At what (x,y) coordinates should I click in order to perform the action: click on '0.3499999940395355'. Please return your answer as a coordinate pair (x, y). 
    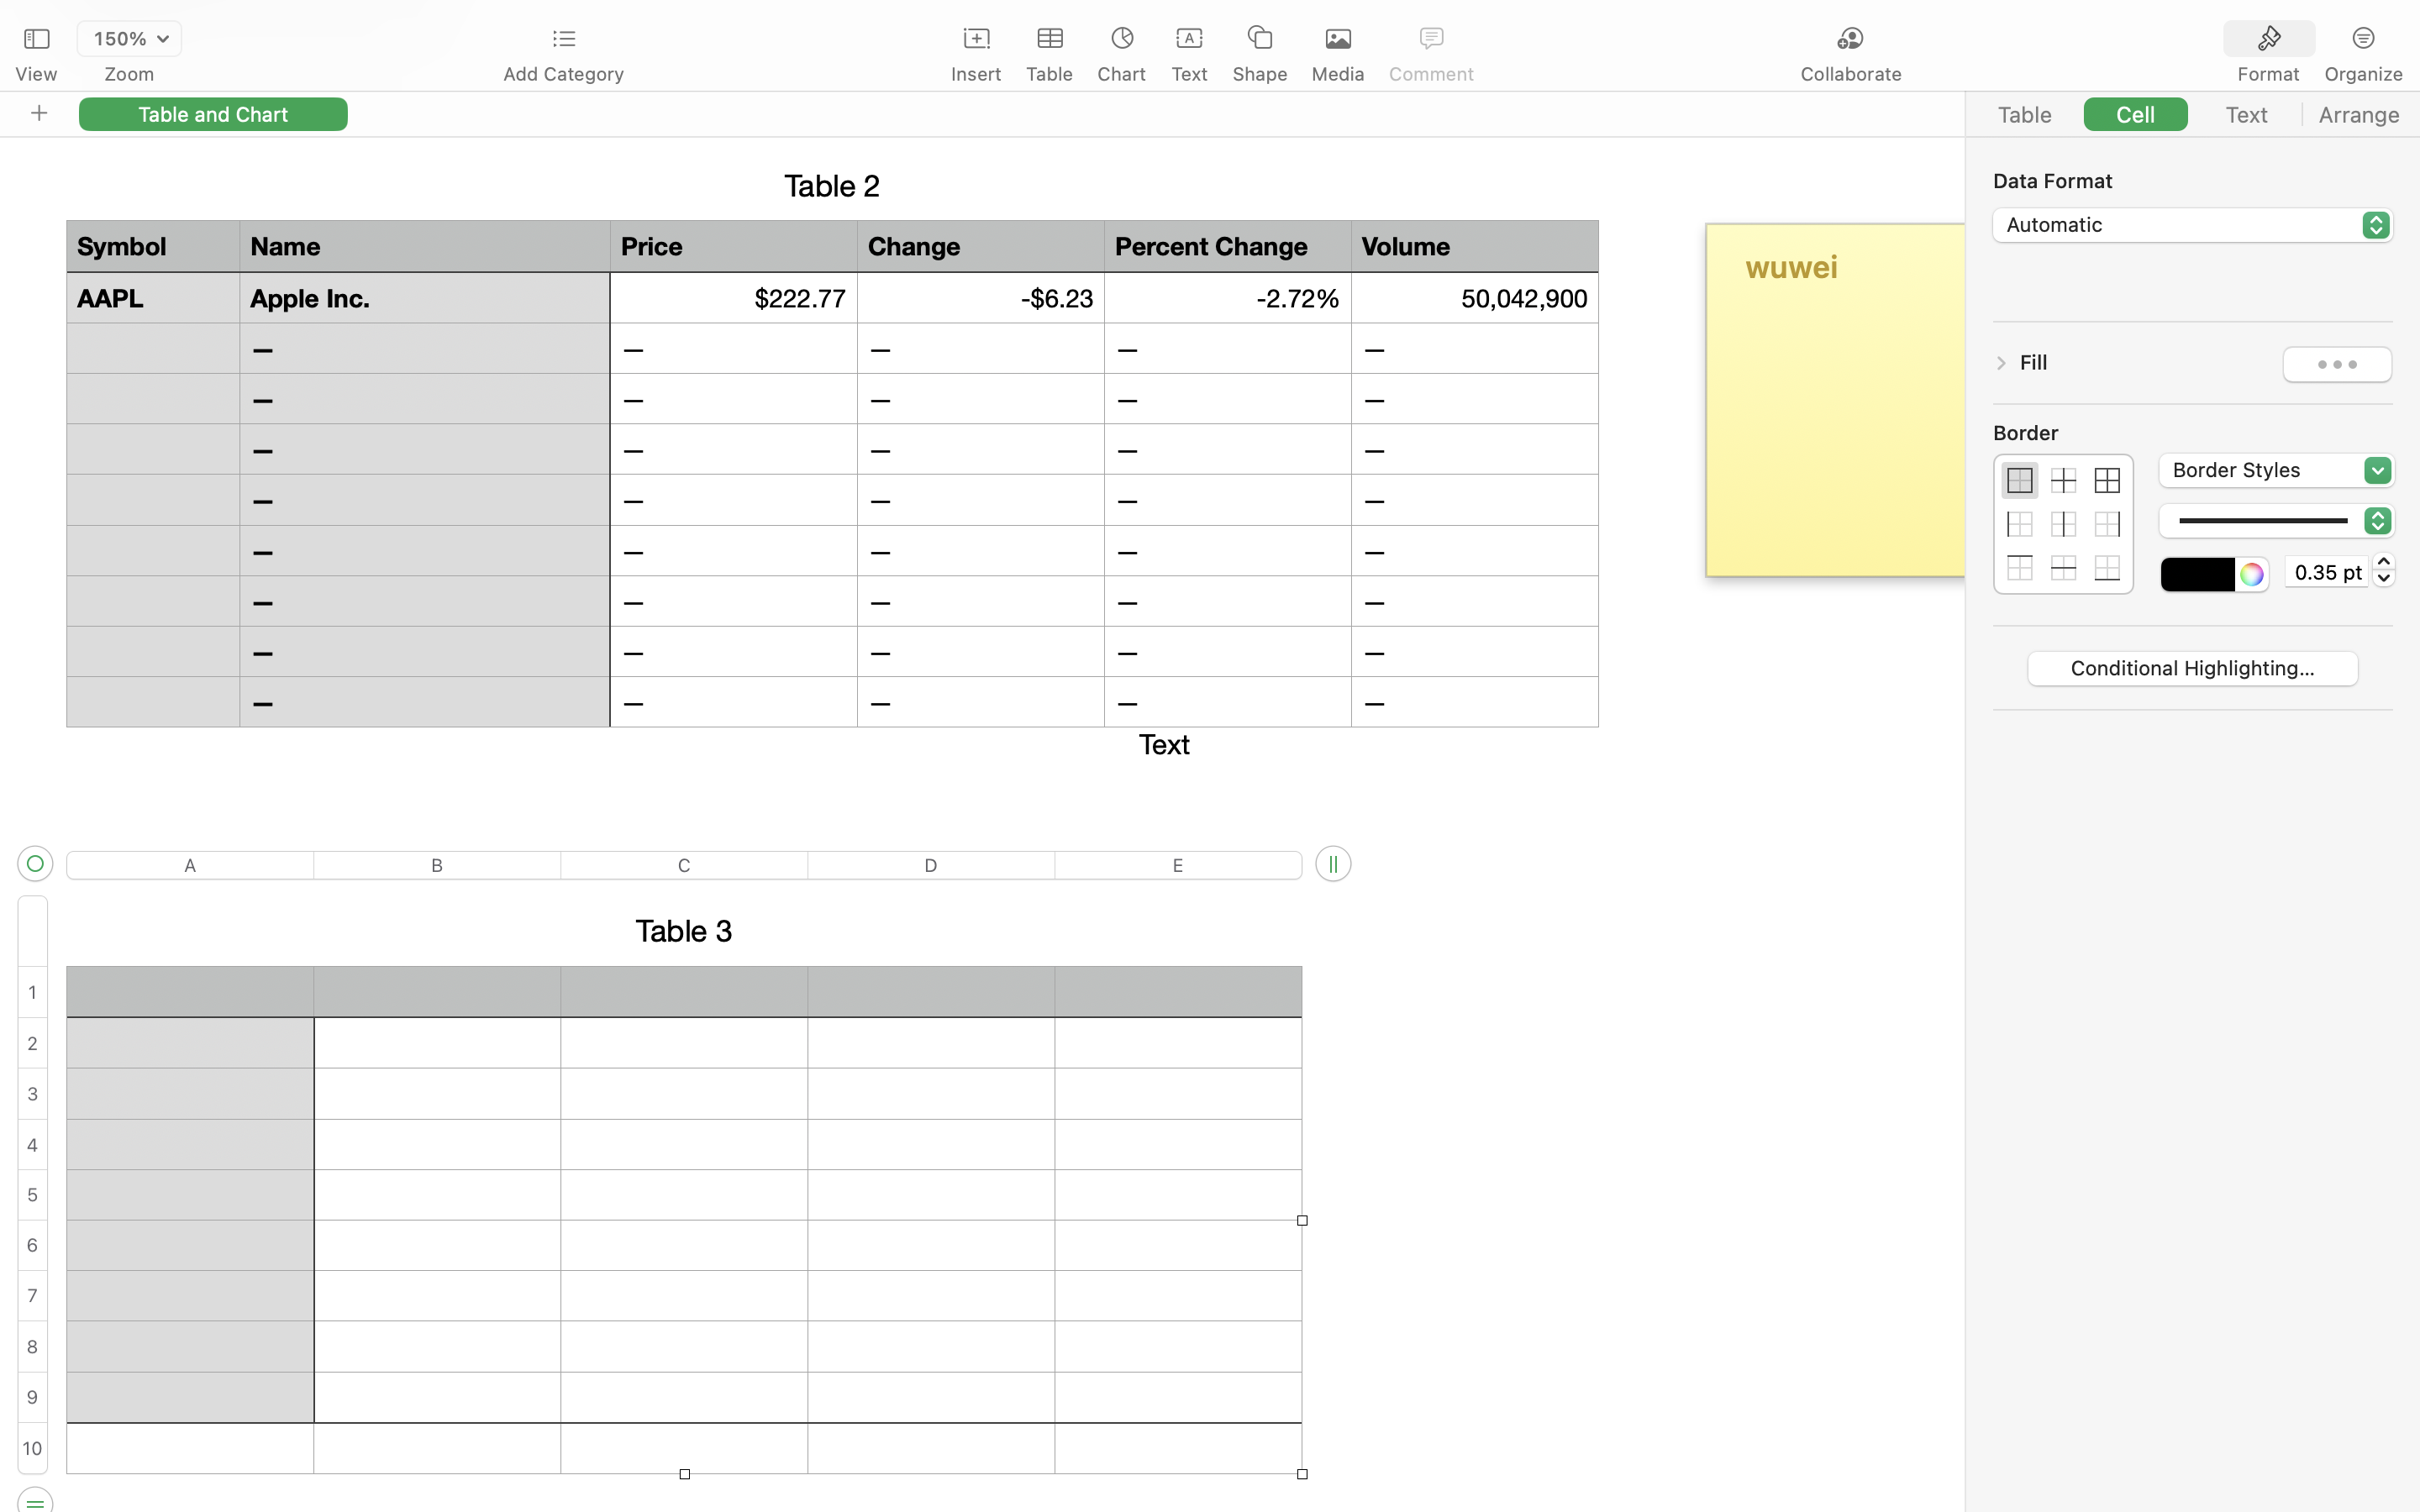
    Looking at the image, I should click on (2383, 569).